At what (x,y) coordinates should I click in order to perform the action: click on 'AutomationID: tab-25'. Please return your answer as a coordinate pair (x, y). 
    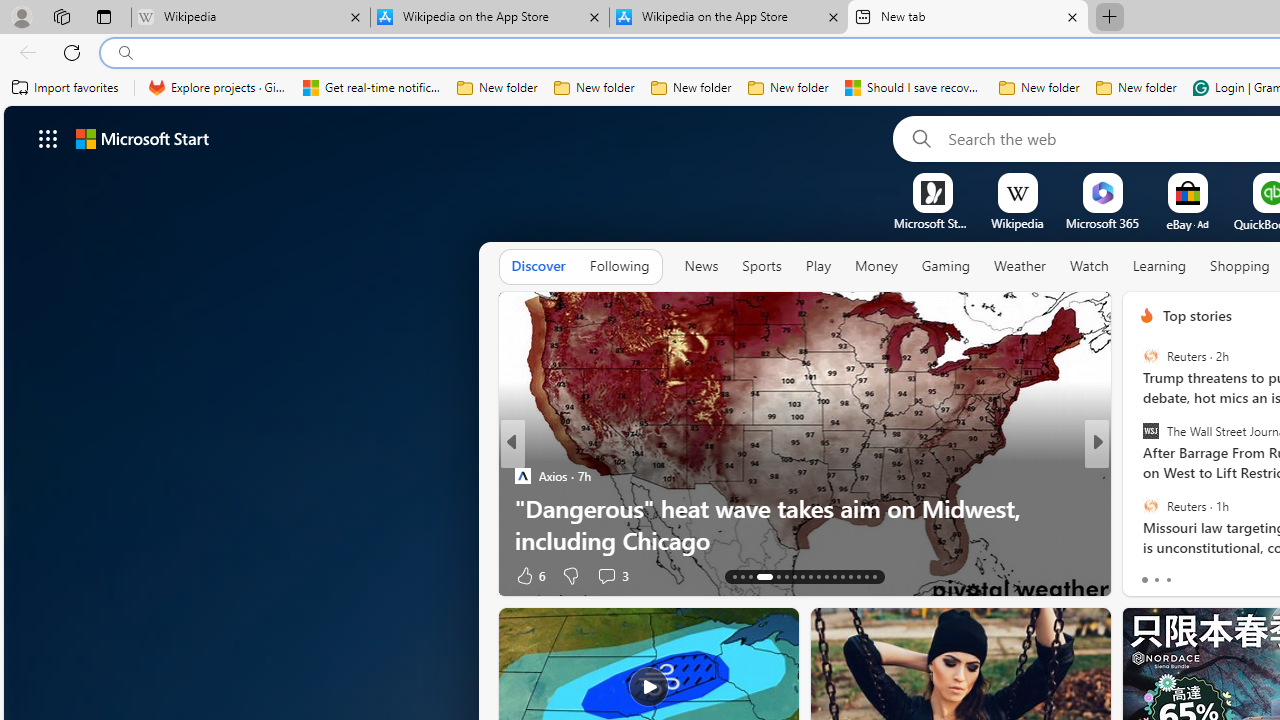
    Looking at the image, I should click on (842, 577).